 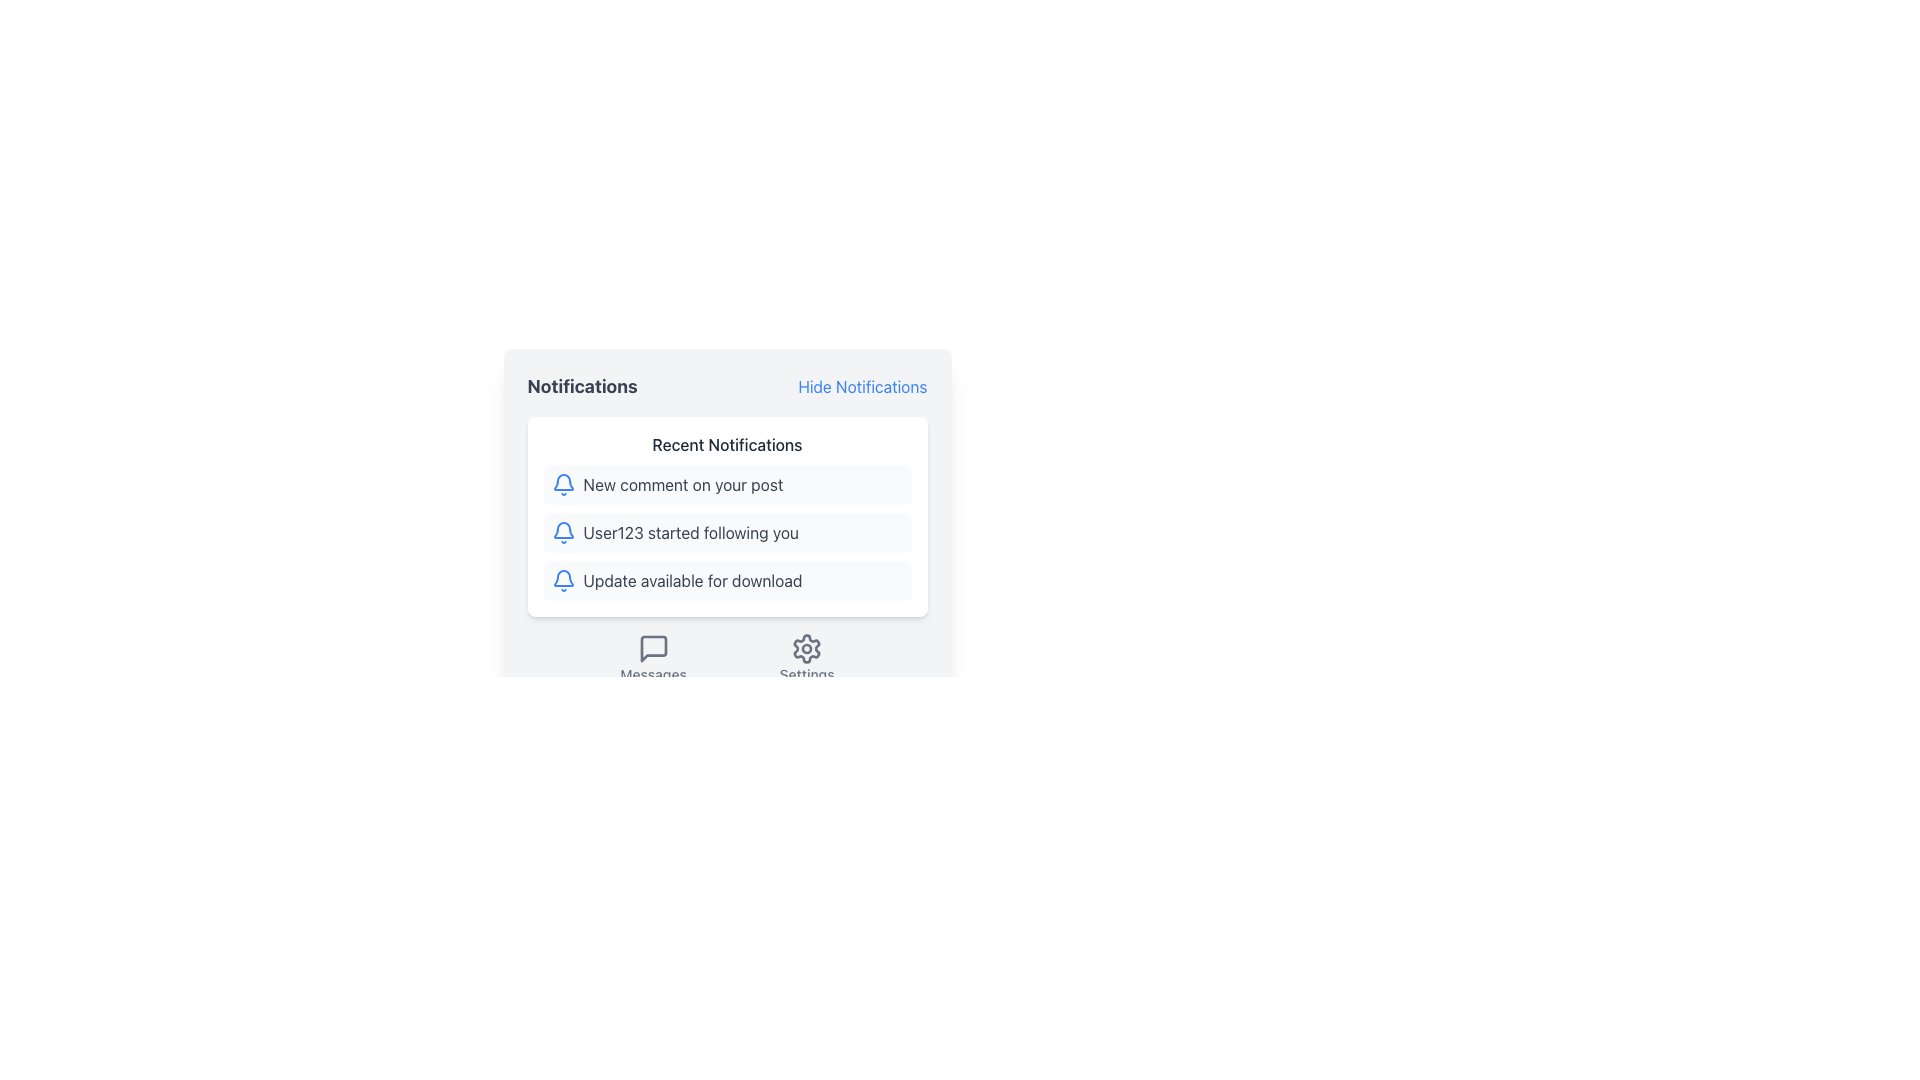 What do you see at coordinates (862, 386) in the screenshot?
I see `the button located to the right of the 'Notifications' text to hide notifications` at bounding box center [862, 386].